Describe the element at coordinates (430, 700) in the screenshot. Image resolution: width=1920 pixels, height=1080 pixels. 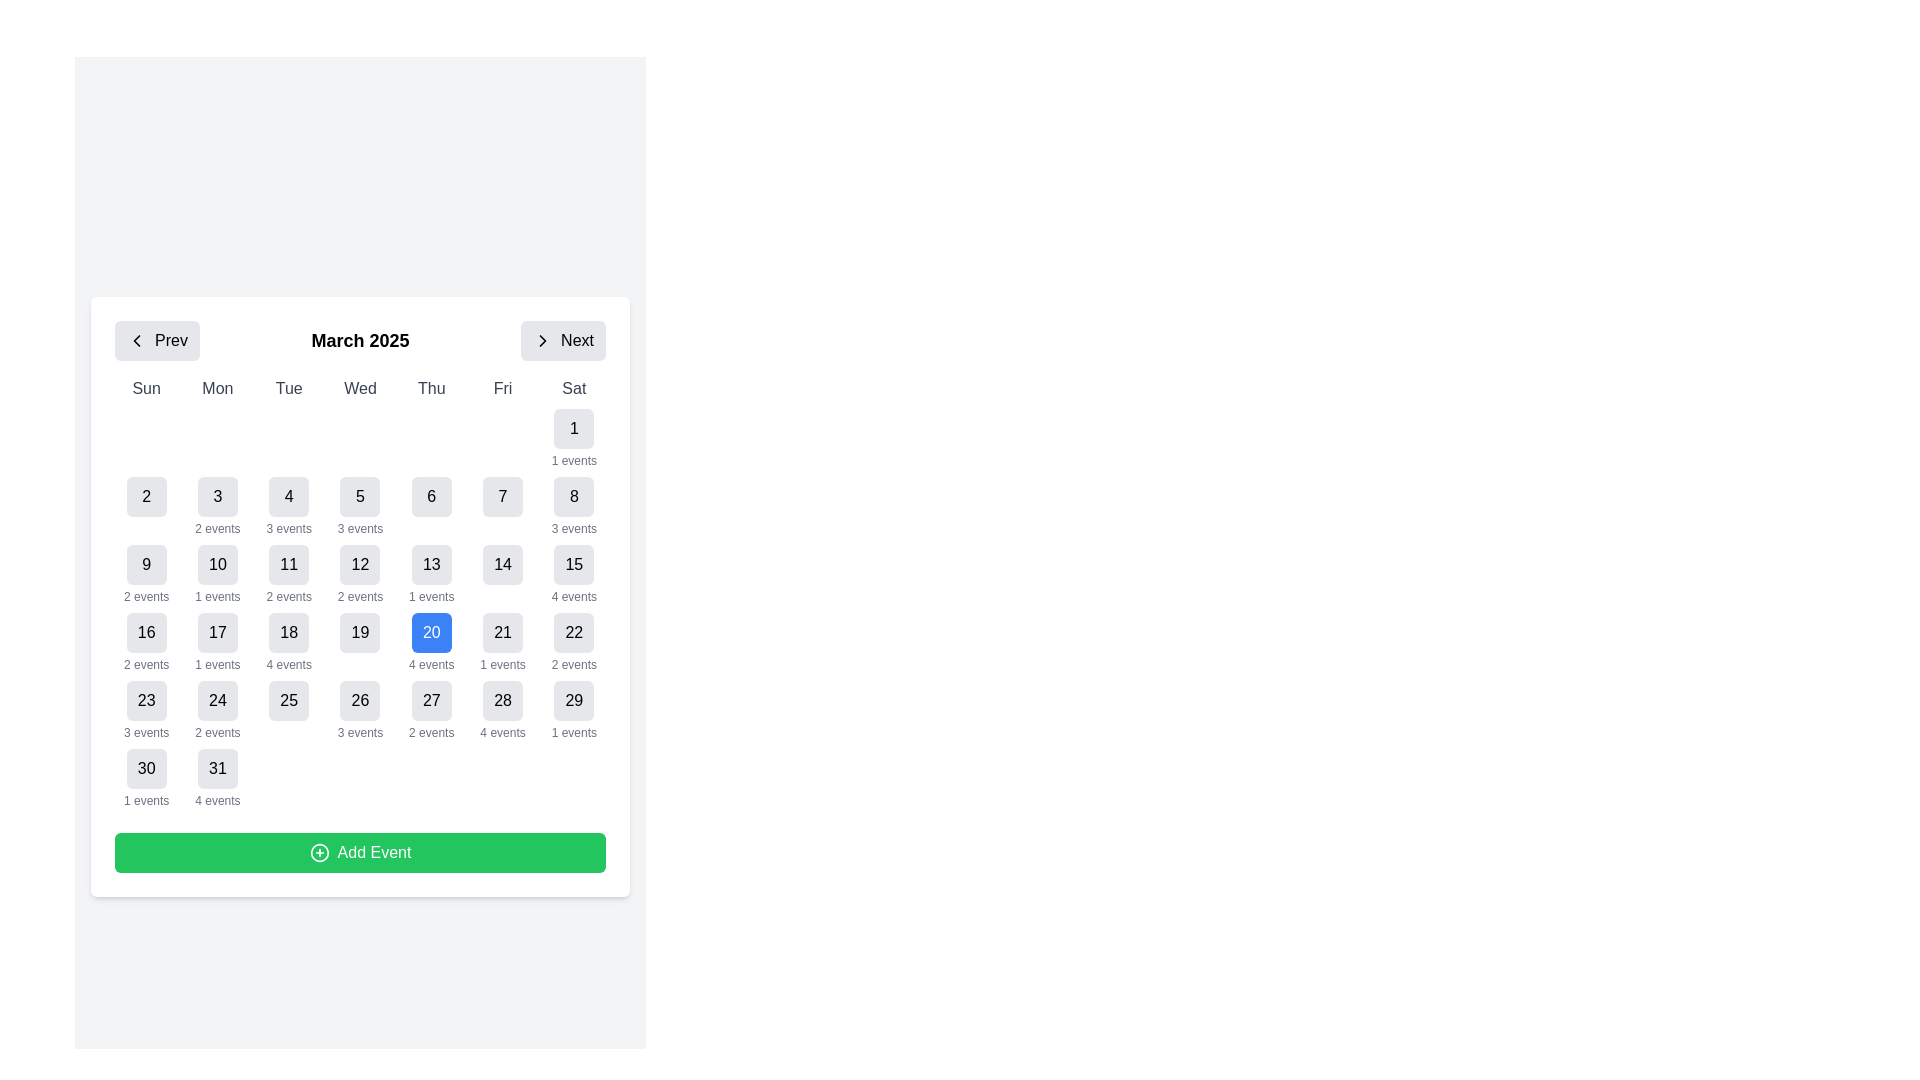
I see `the square-shaped button labeled '27' in bold black font, located in the last row of the calendar grid` at that location.